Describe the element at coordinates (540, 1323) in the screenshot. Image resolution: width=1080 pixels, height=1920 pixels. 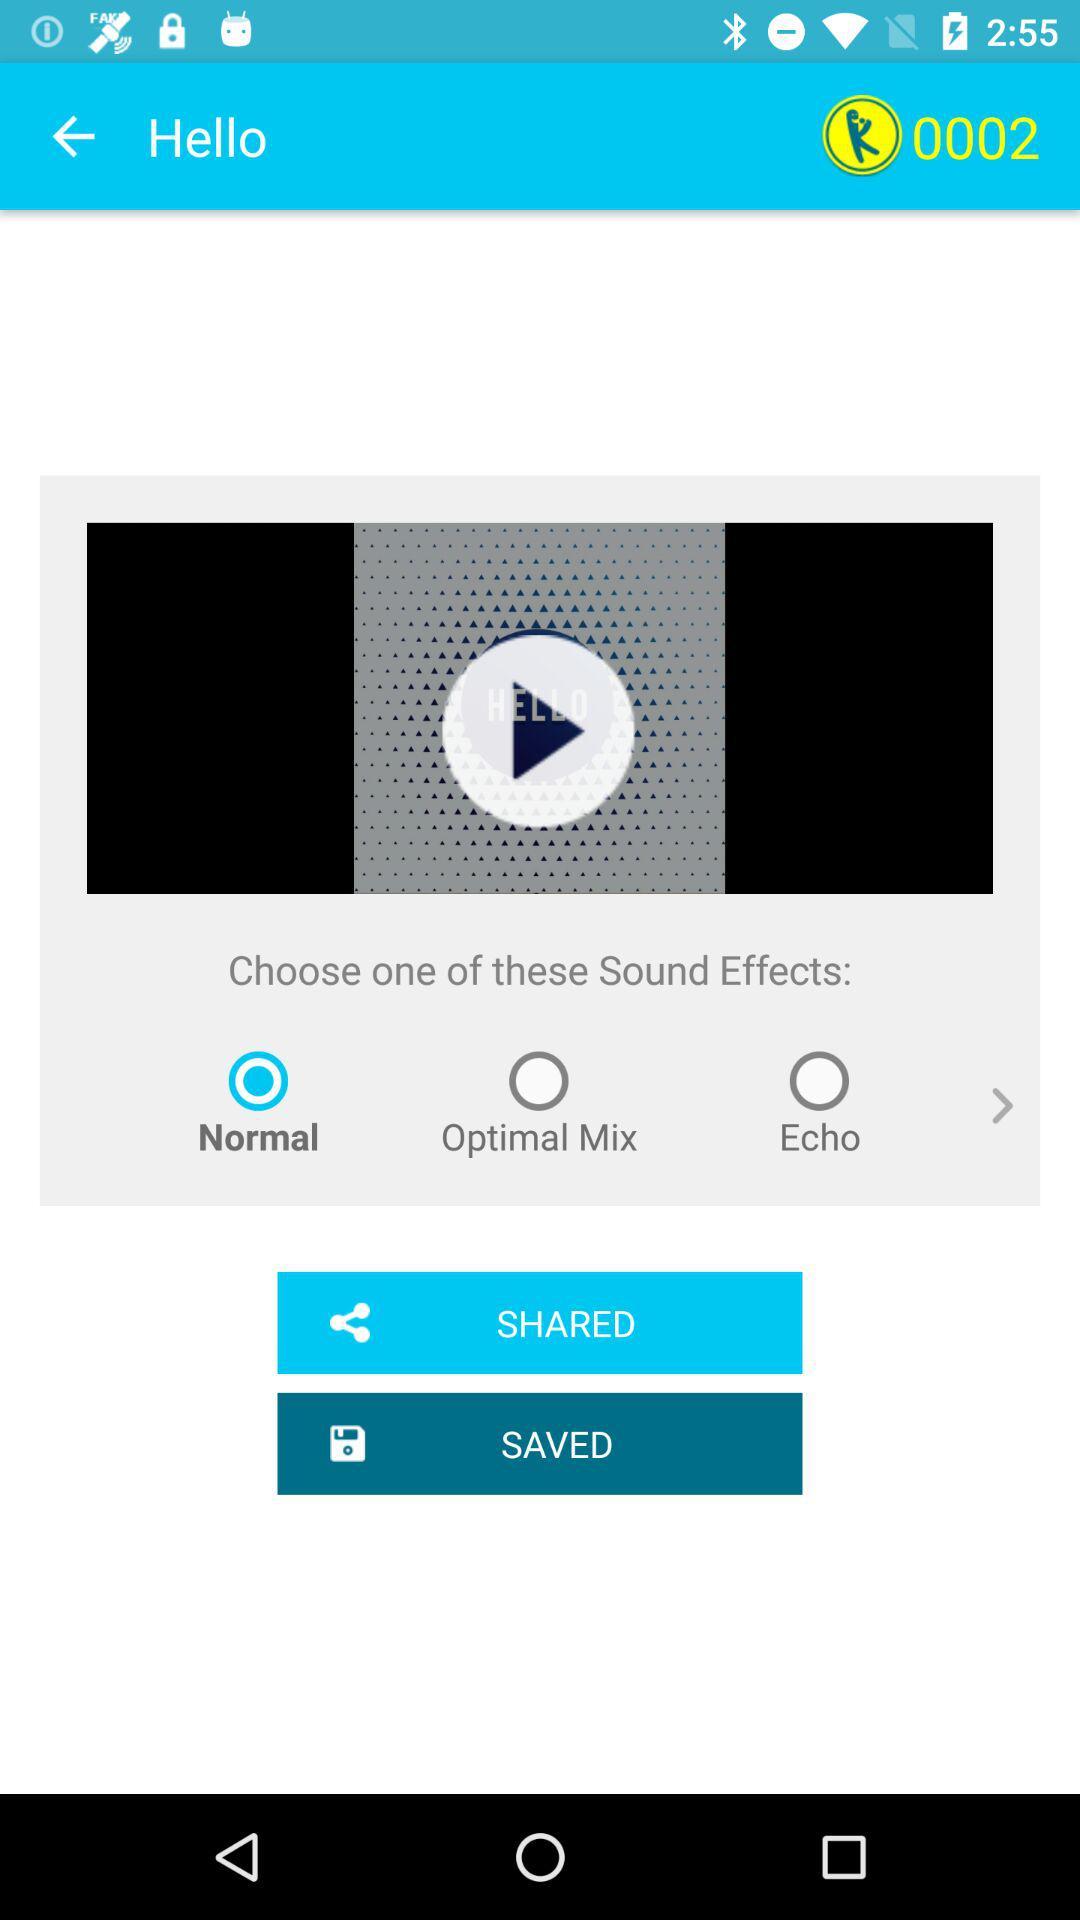
I see `shared icon` at that location.